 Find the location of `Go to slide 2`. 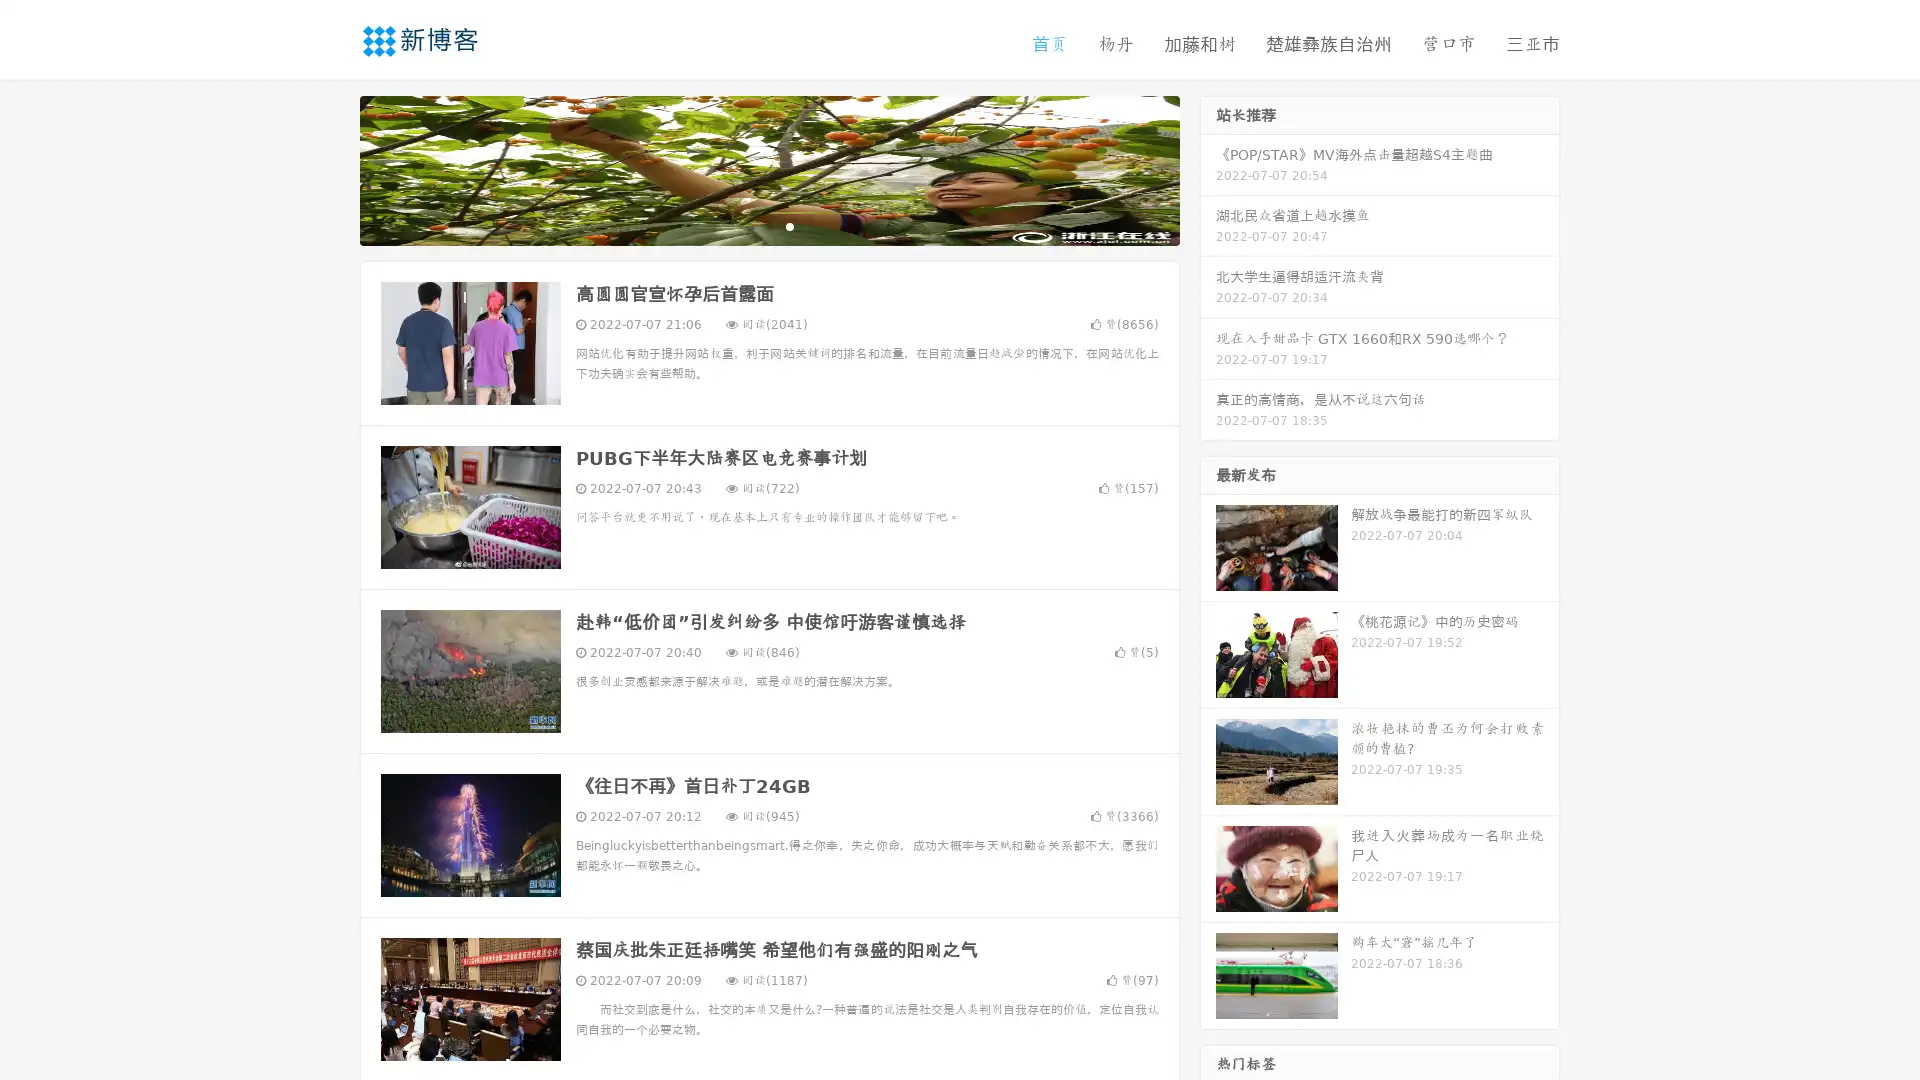

Go to slide 2 is located at coordinates (768, 225).